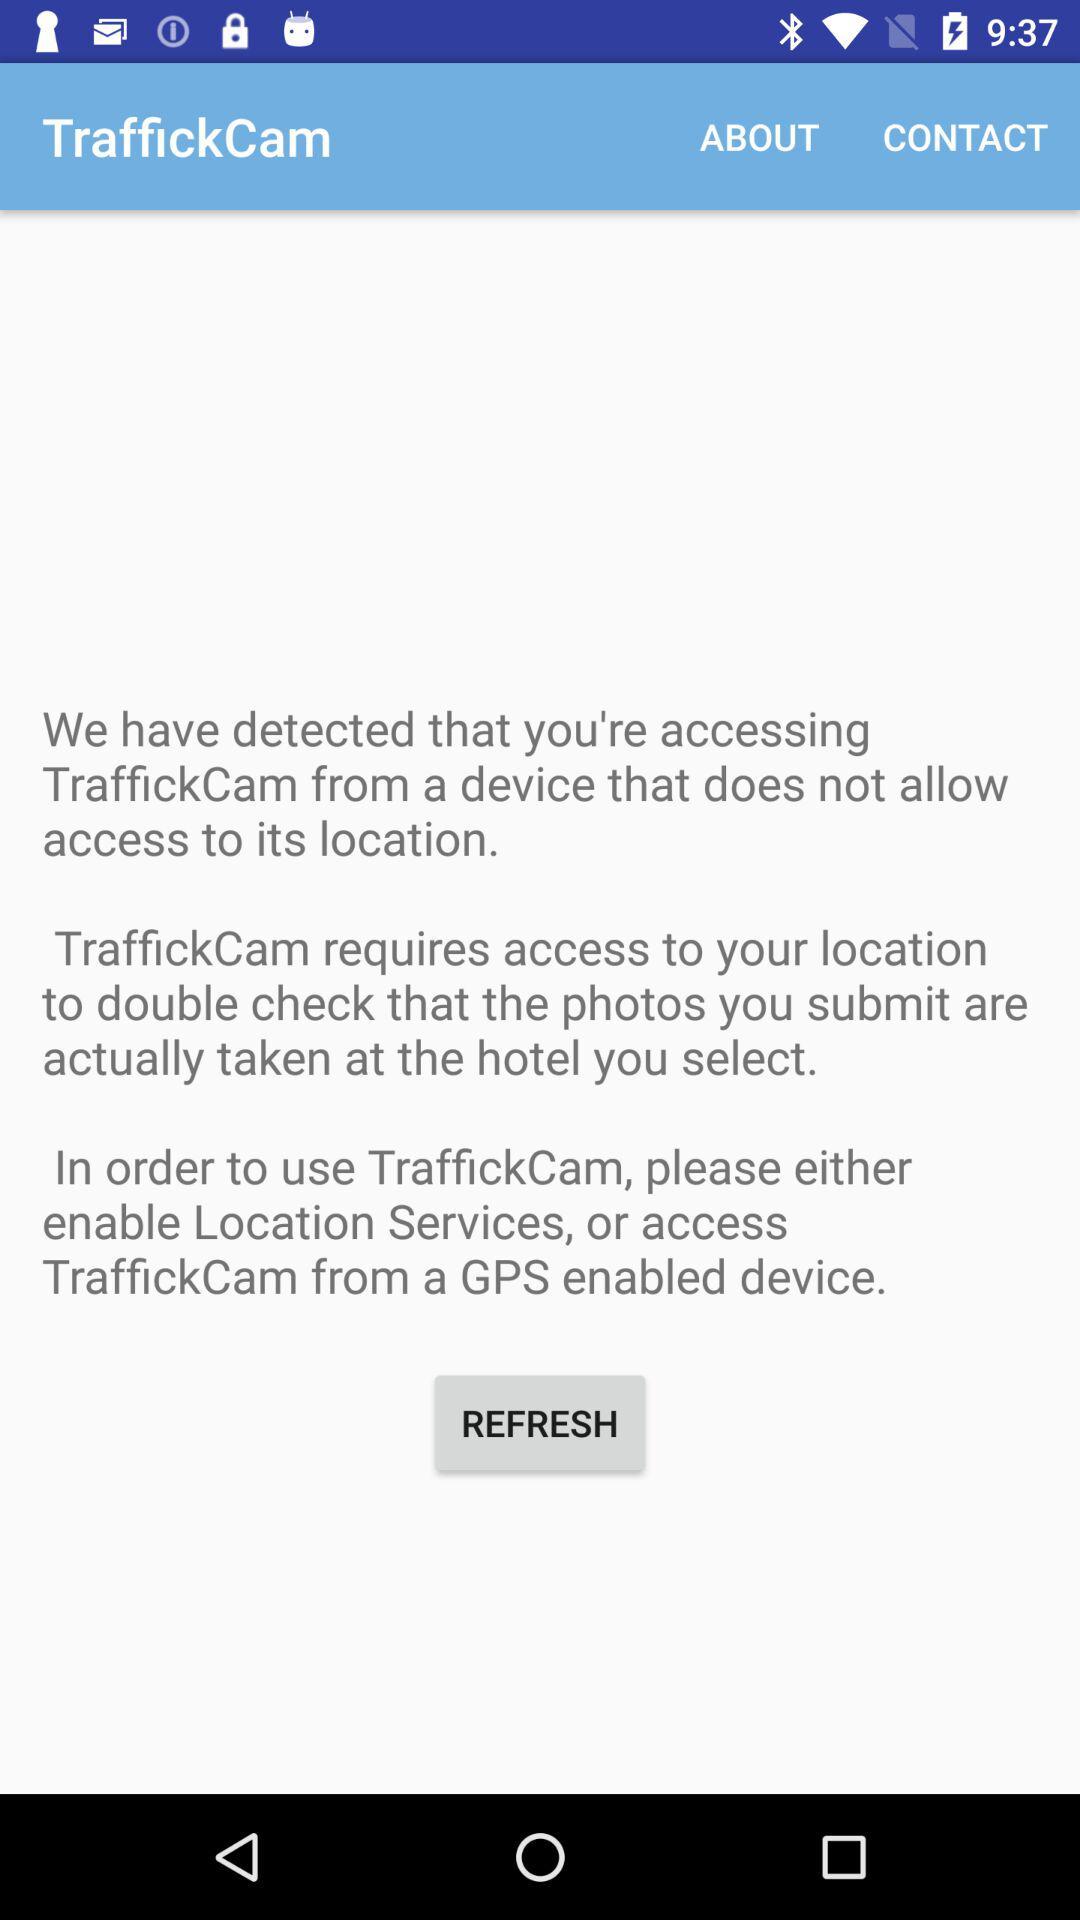  What do you see at coordinates (759, 135) in the screenshot?
I see `the app next to traffickcam icon` at bounding box center [759, 135].